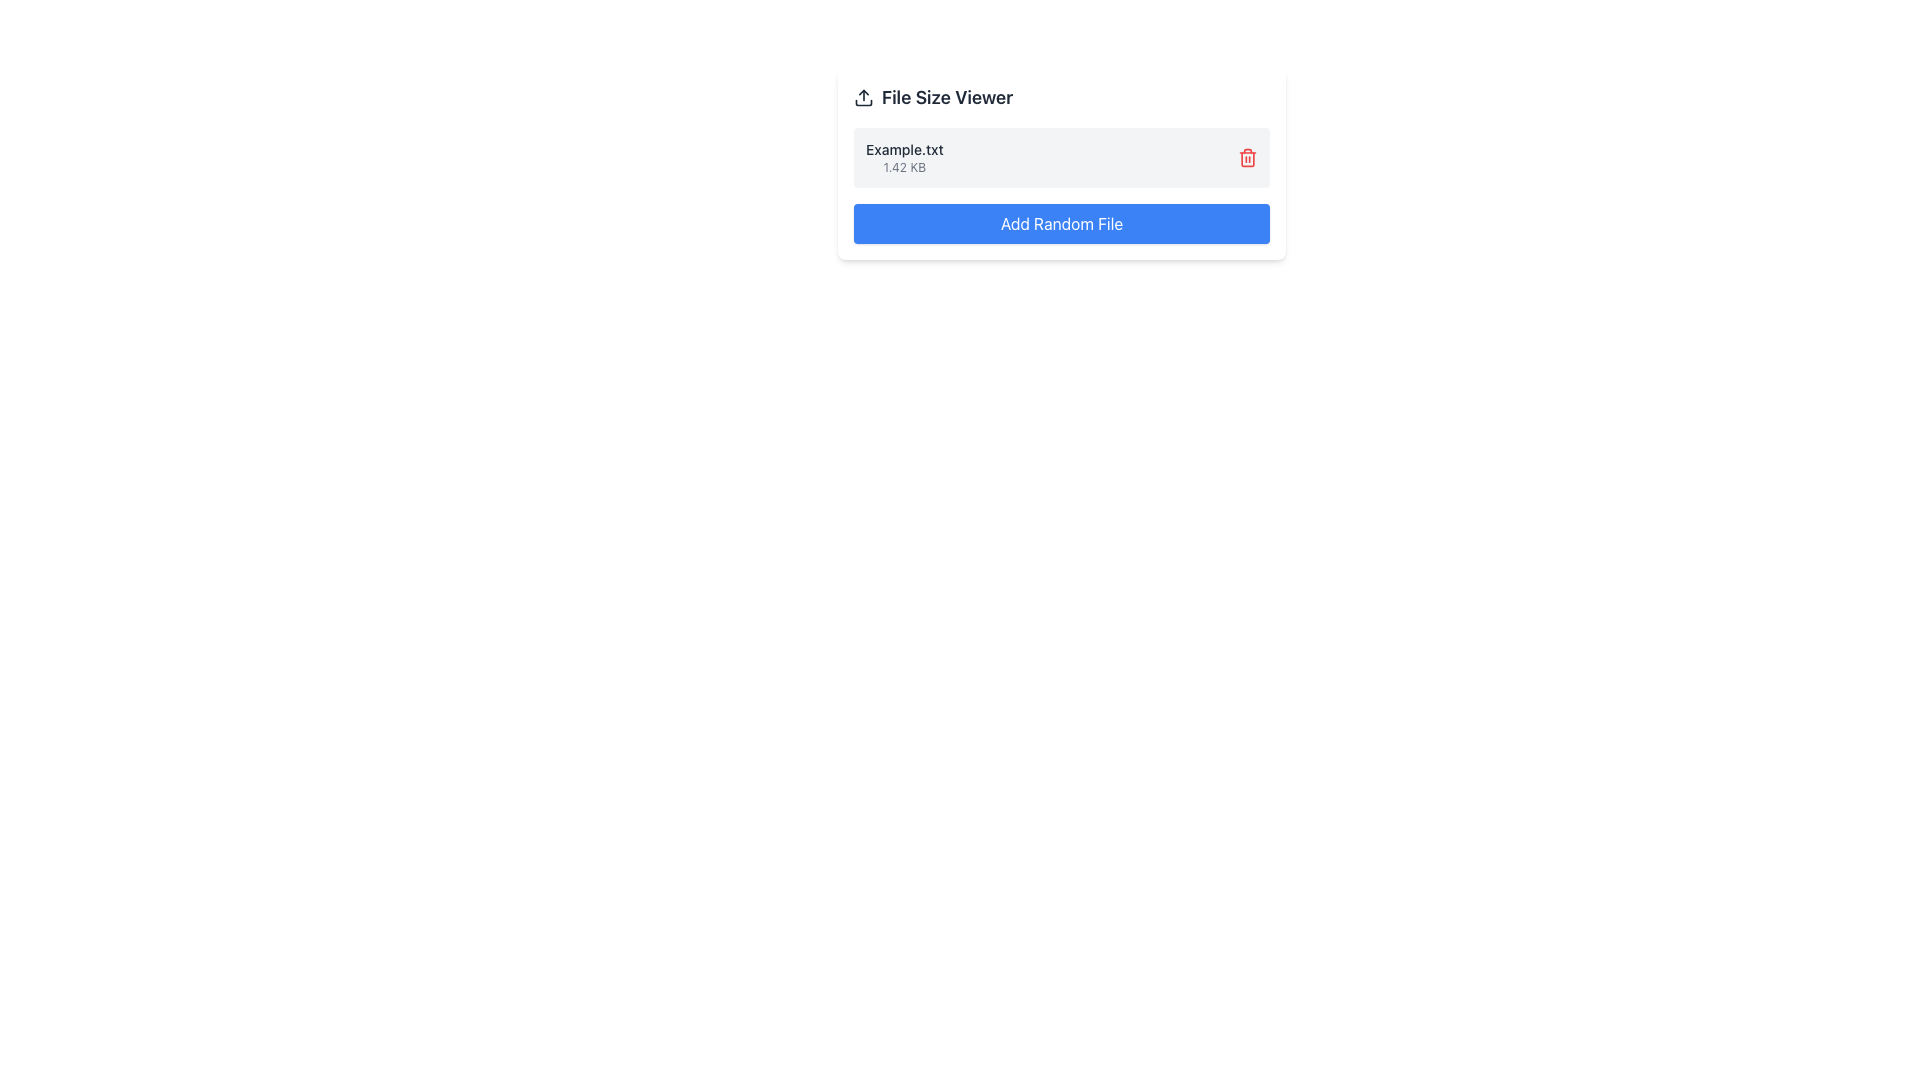 This screenshot has width=1920, height=1080. I want to click on the upload indicator icon located to the left of the 'File Size Viewer' heading, aligned vertically and slightly separated, so click(864, 97).